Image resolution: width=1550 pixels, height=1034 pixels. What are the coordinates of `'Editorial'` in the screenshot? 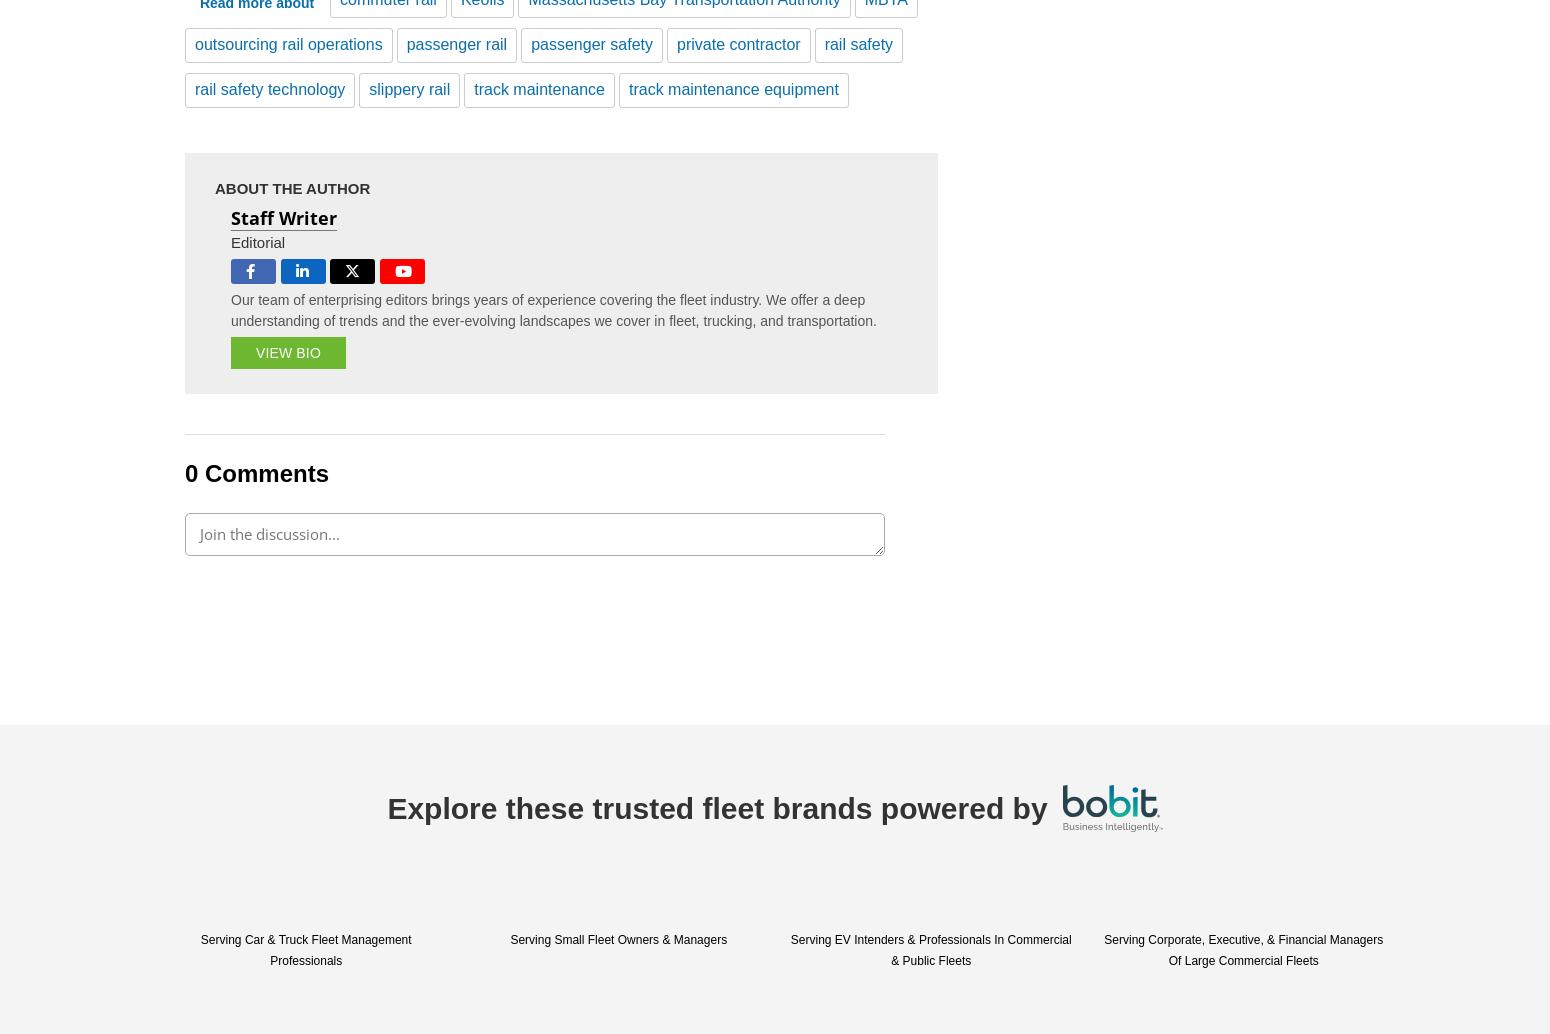 It's located at (258, 241).